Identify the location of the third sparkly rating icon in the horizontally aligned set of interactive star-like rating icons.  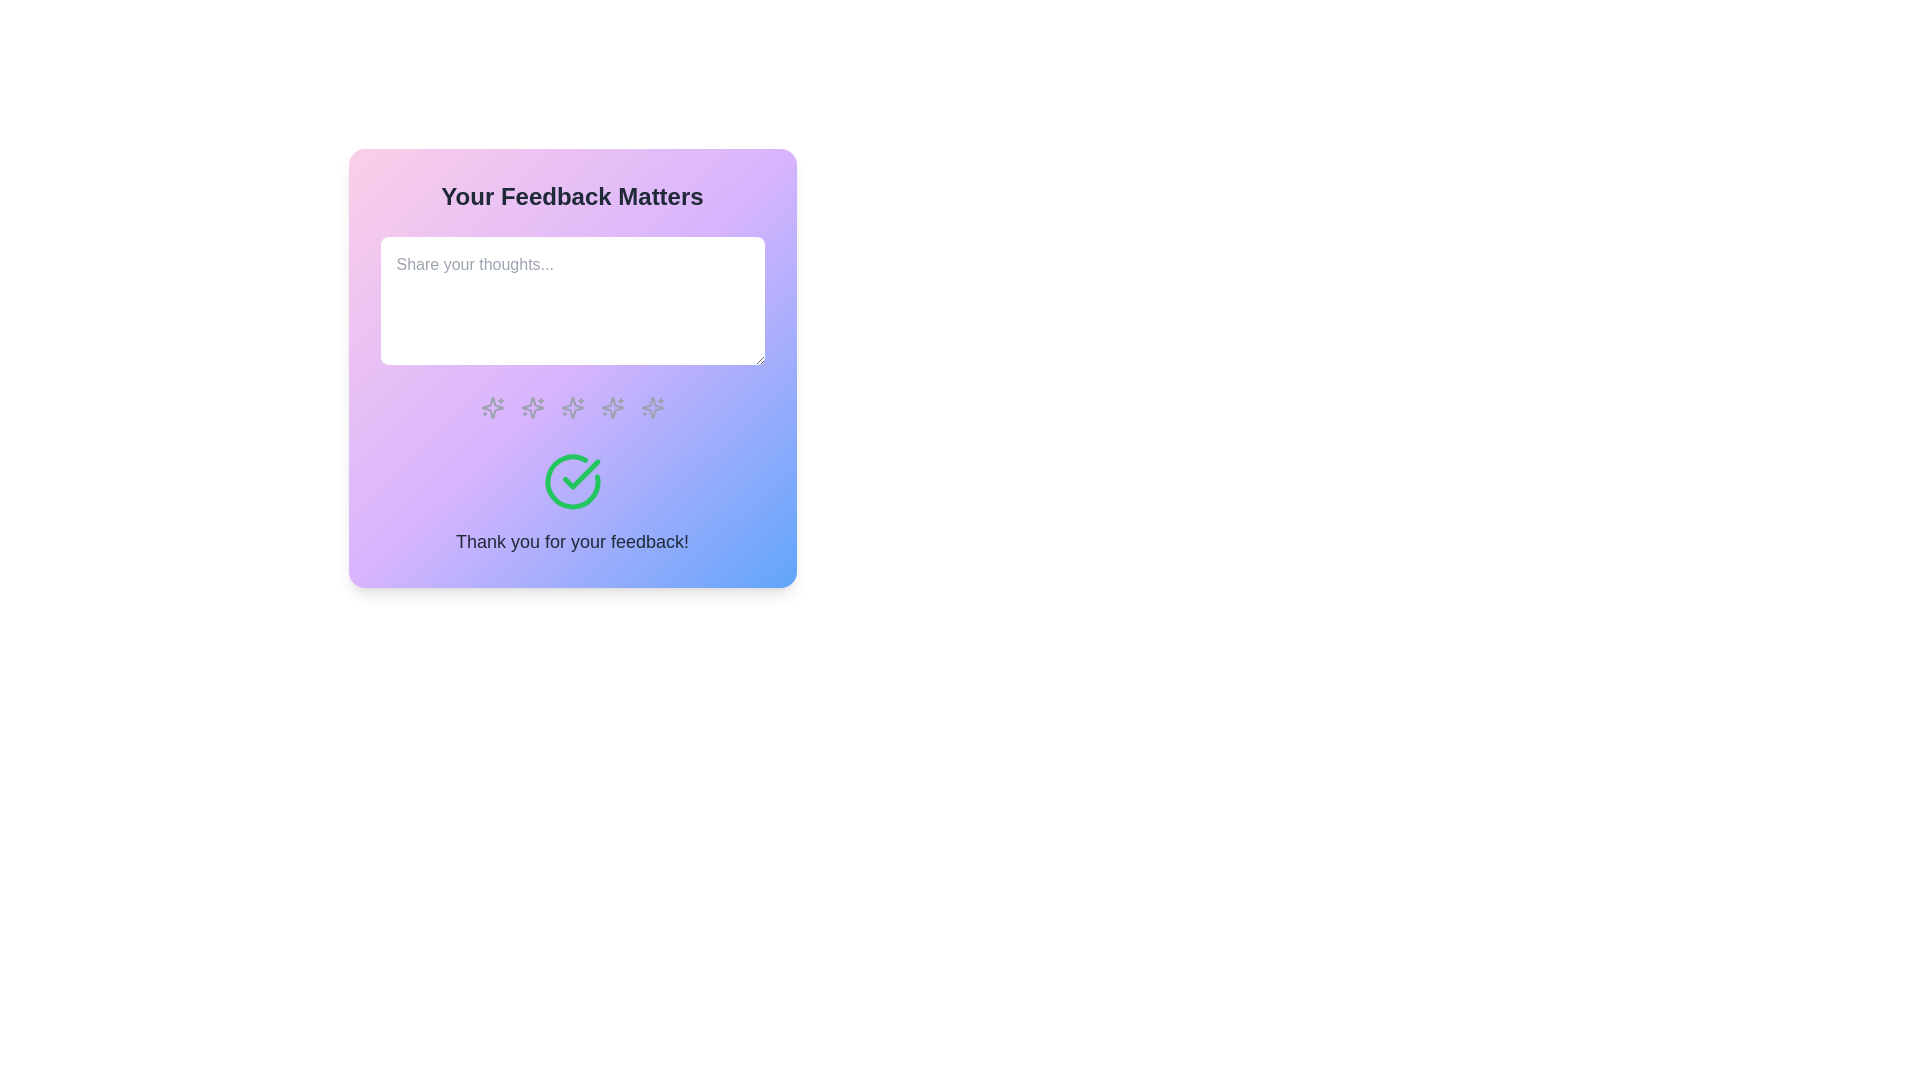
(571, 407).